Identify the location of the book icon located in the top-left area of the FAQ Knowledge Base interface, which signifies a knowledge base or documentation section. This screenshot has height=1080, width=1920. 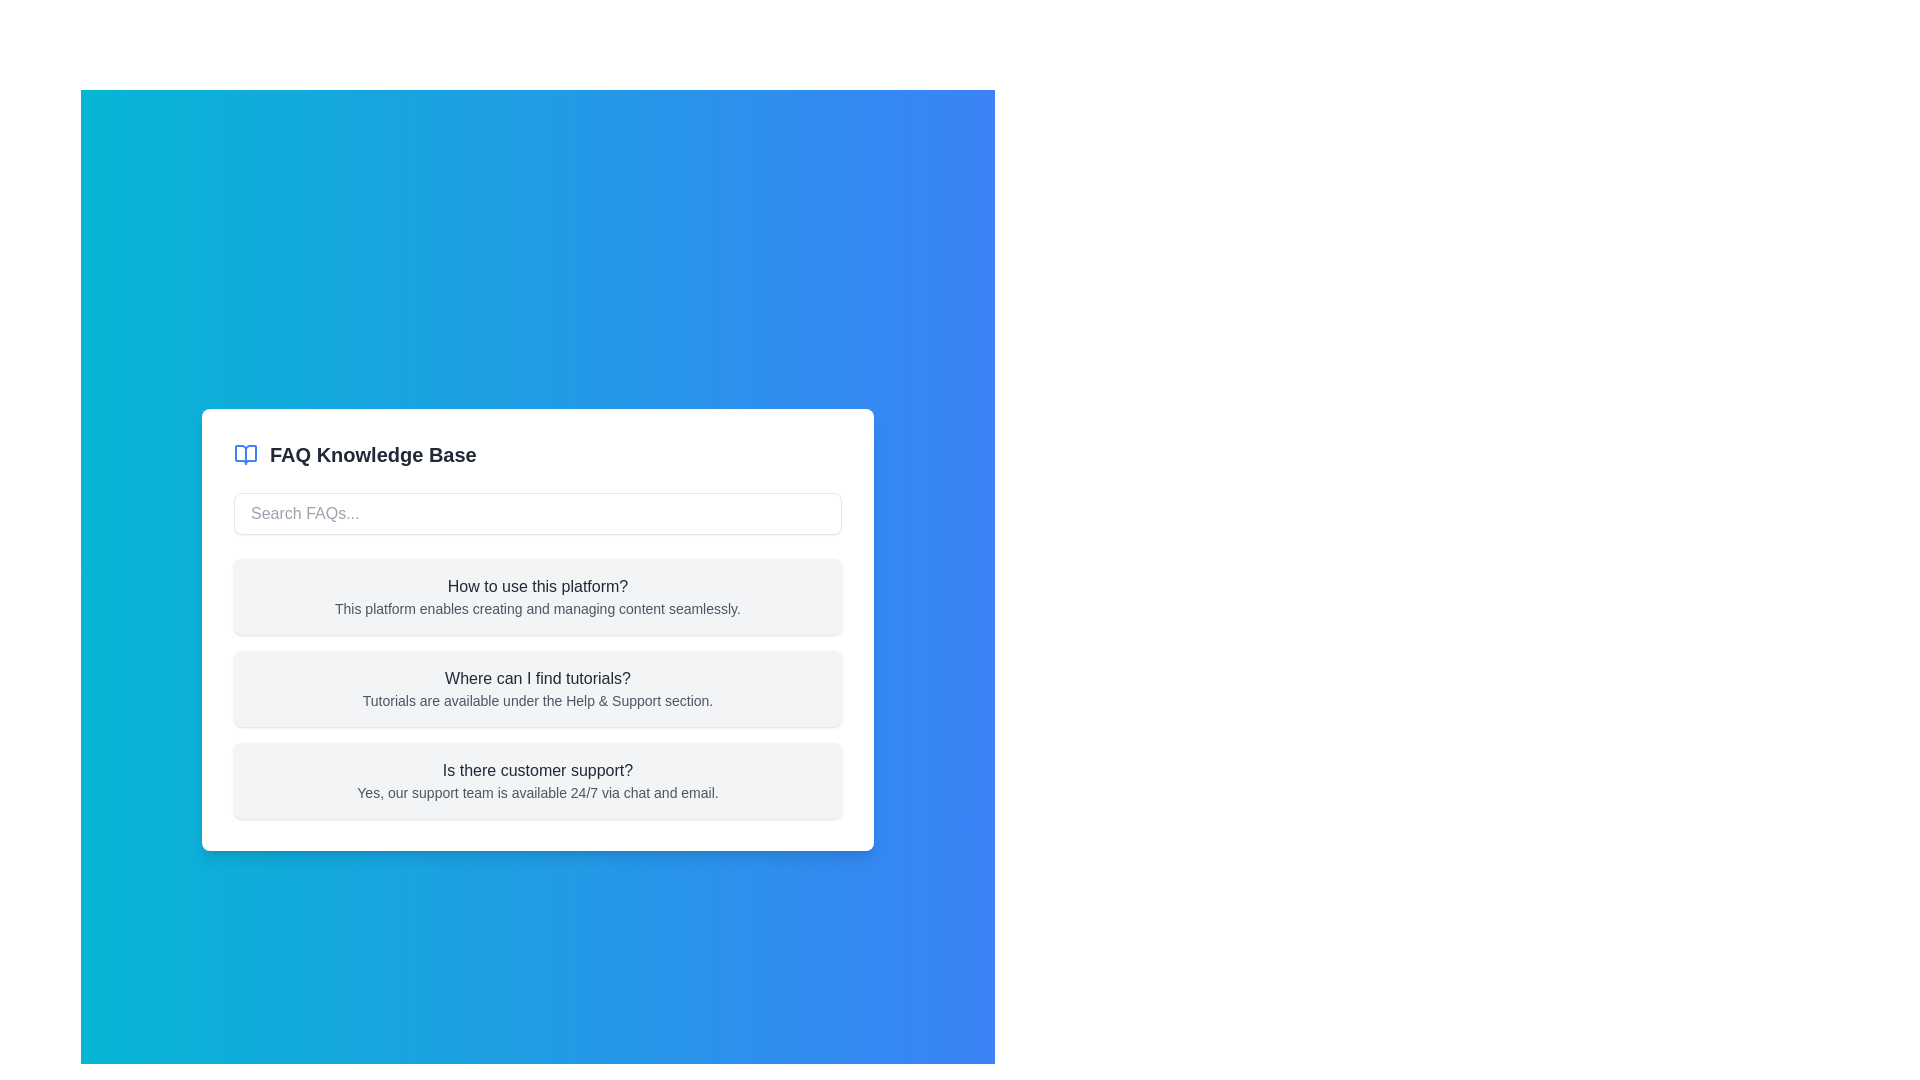
(244, 455).